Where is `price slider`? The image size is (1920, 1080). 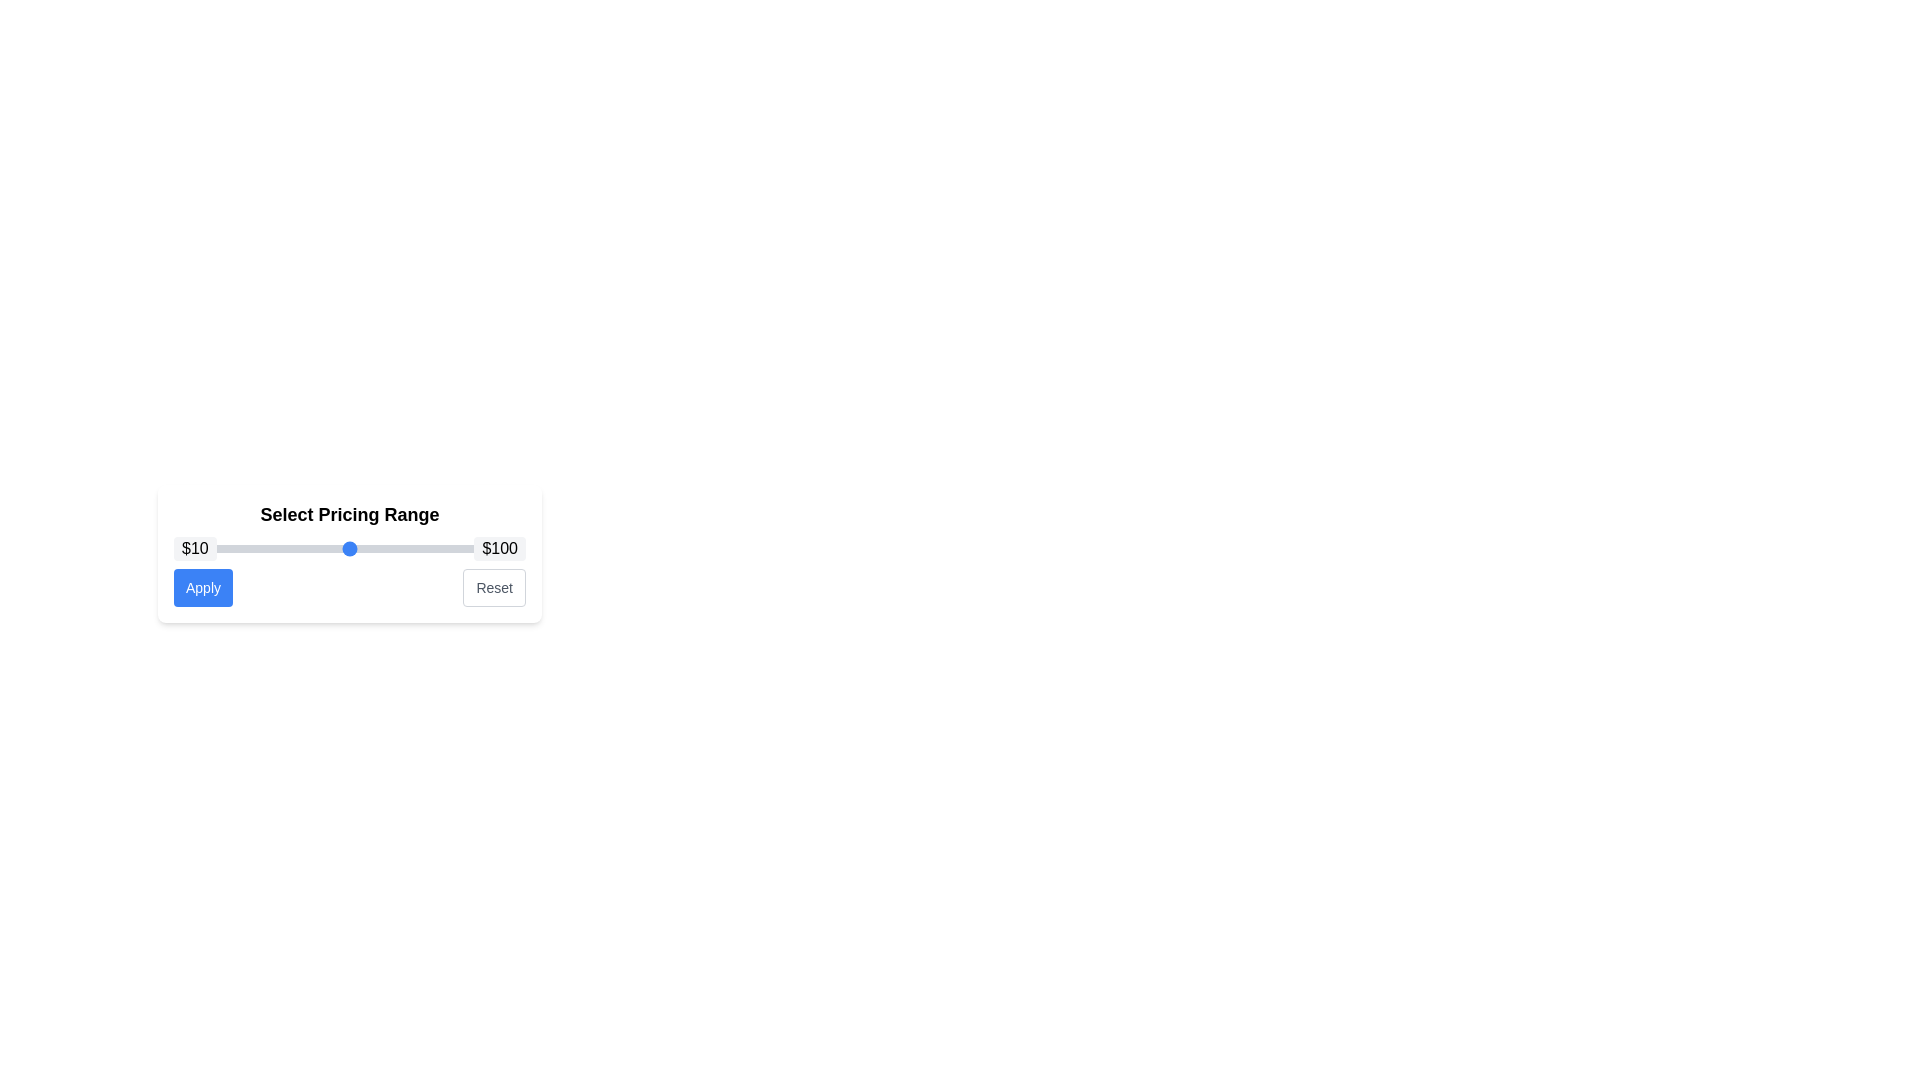 price slider is located at coordinates (181, 548).